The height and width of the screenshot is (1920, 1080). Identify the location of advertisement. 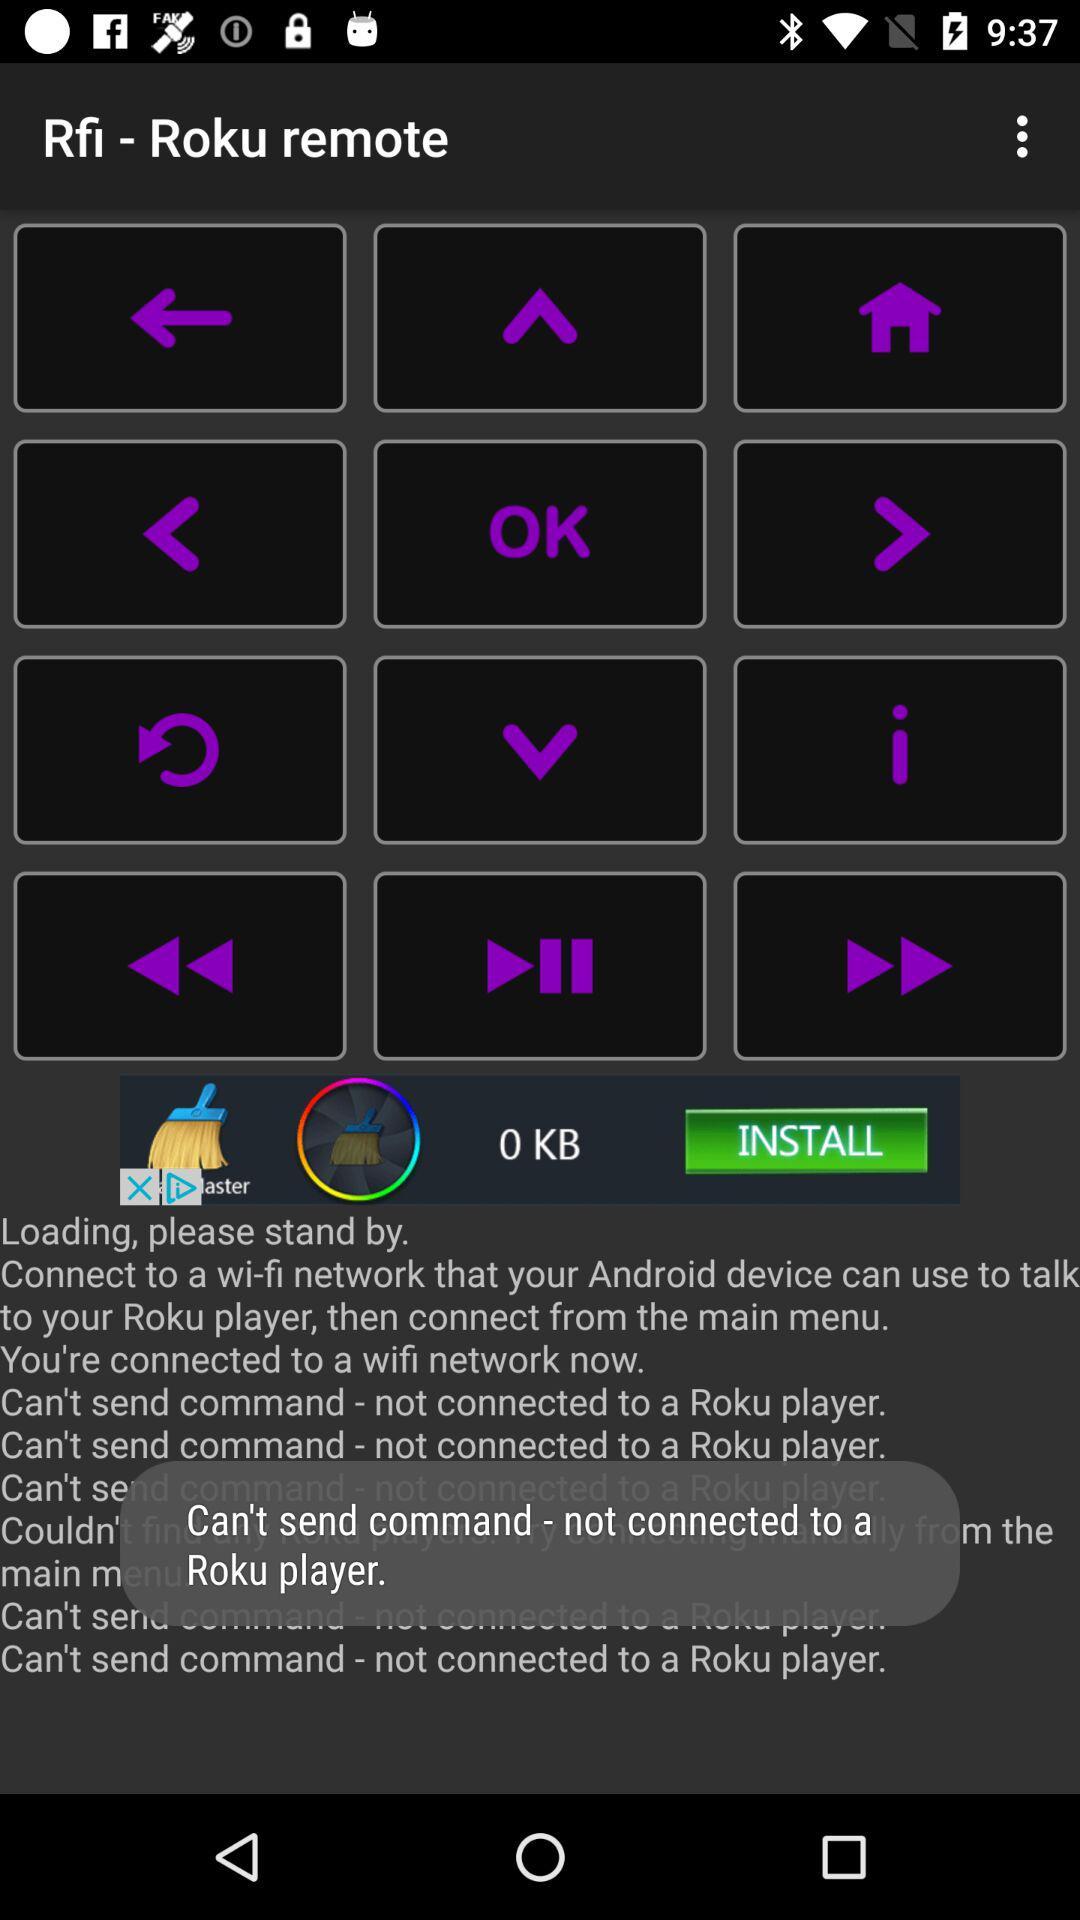
(540, 1139).